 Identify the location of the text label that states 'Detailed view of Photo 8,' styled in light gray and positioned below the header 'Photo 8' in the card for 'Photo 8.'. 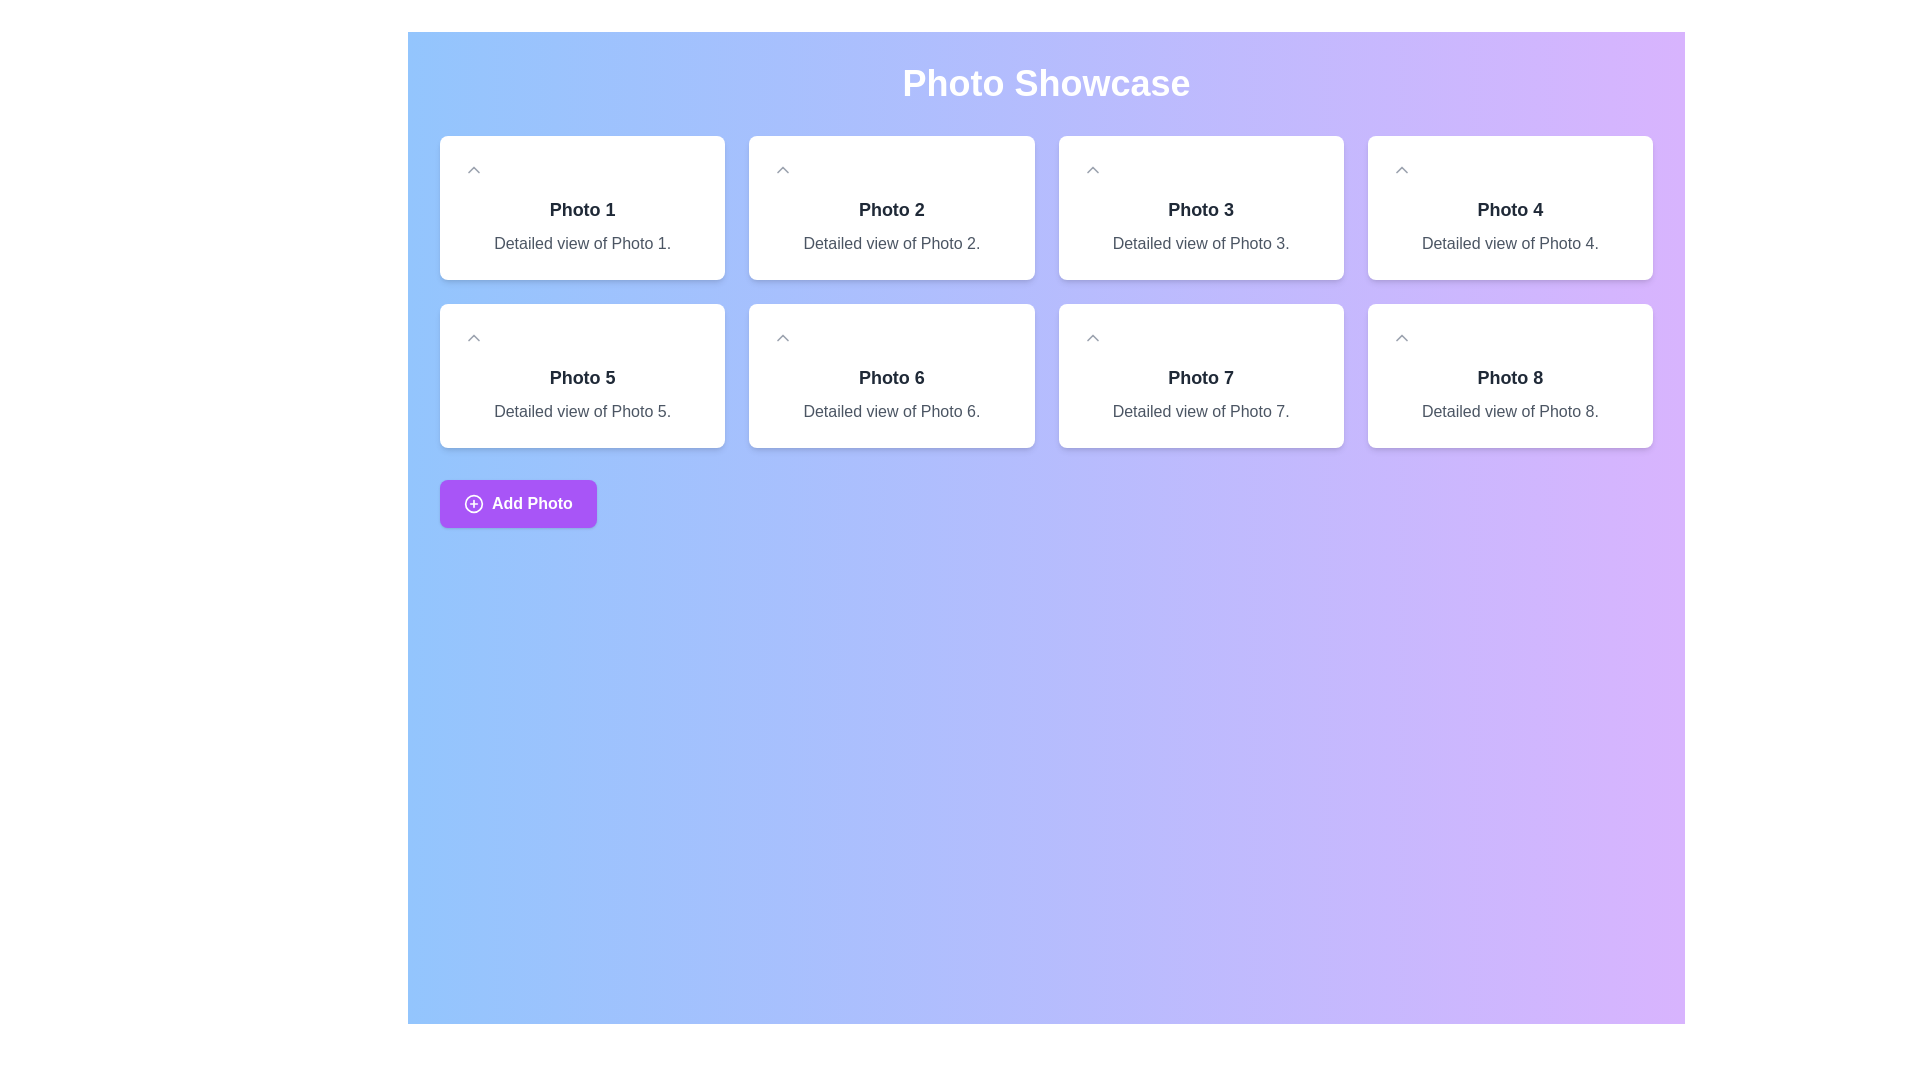
(1510, 411).